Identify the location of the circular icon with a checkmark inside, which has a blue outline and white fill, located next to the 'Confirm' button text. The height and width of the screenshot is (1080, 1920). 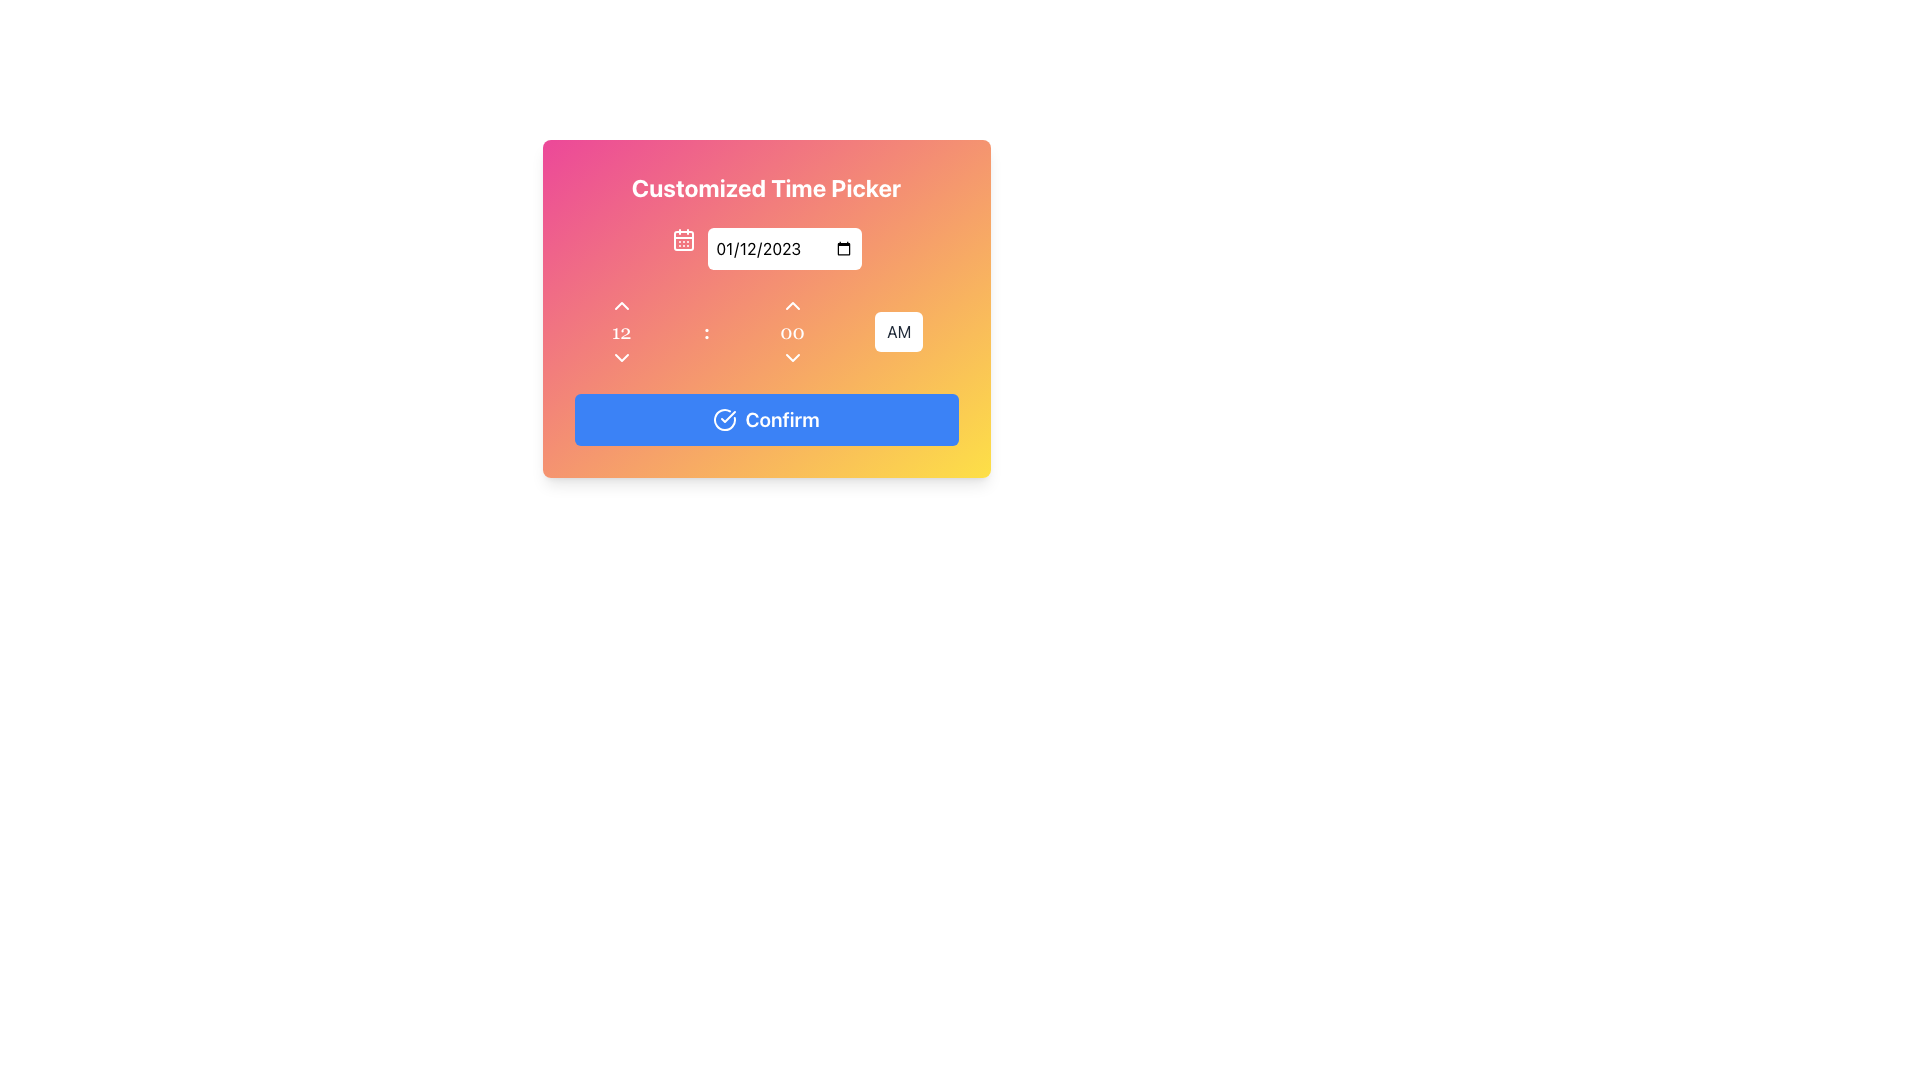
(724, 419).